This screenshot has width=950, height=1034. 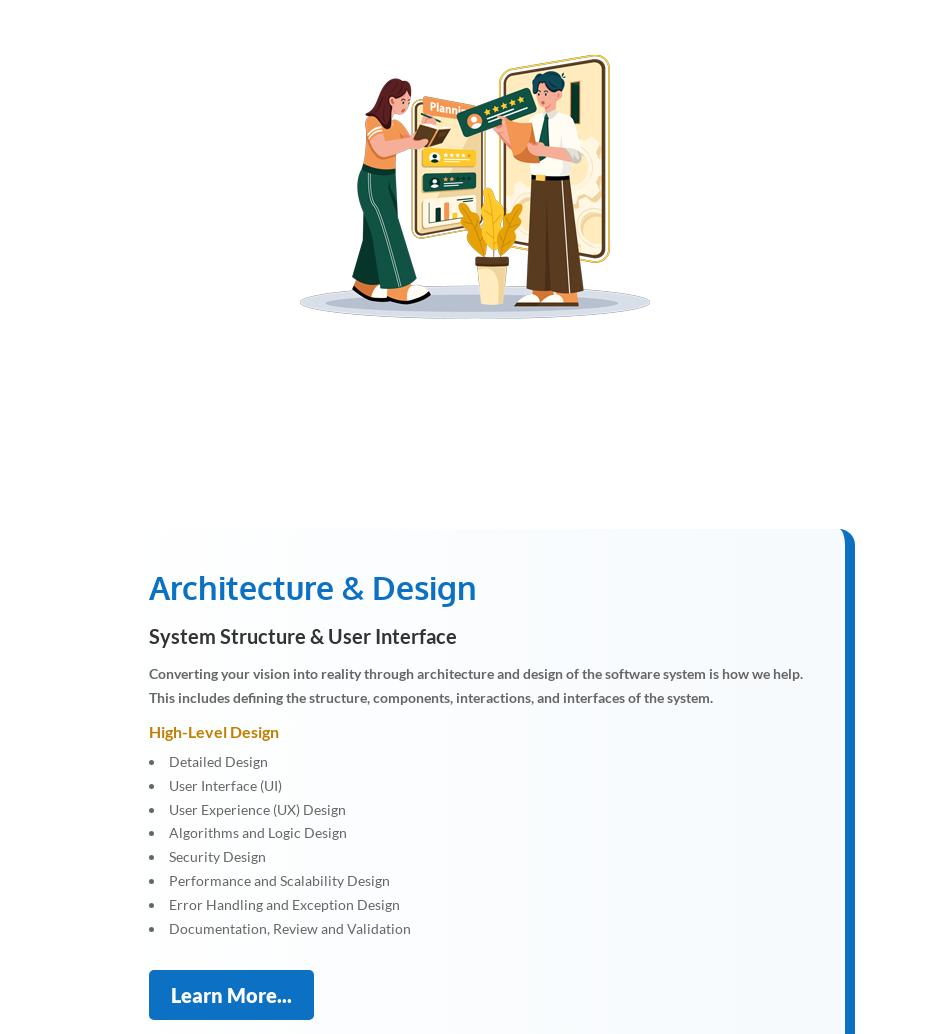 I want to click on 'Documentation, Review and Validation', so click(x=289, y=926).